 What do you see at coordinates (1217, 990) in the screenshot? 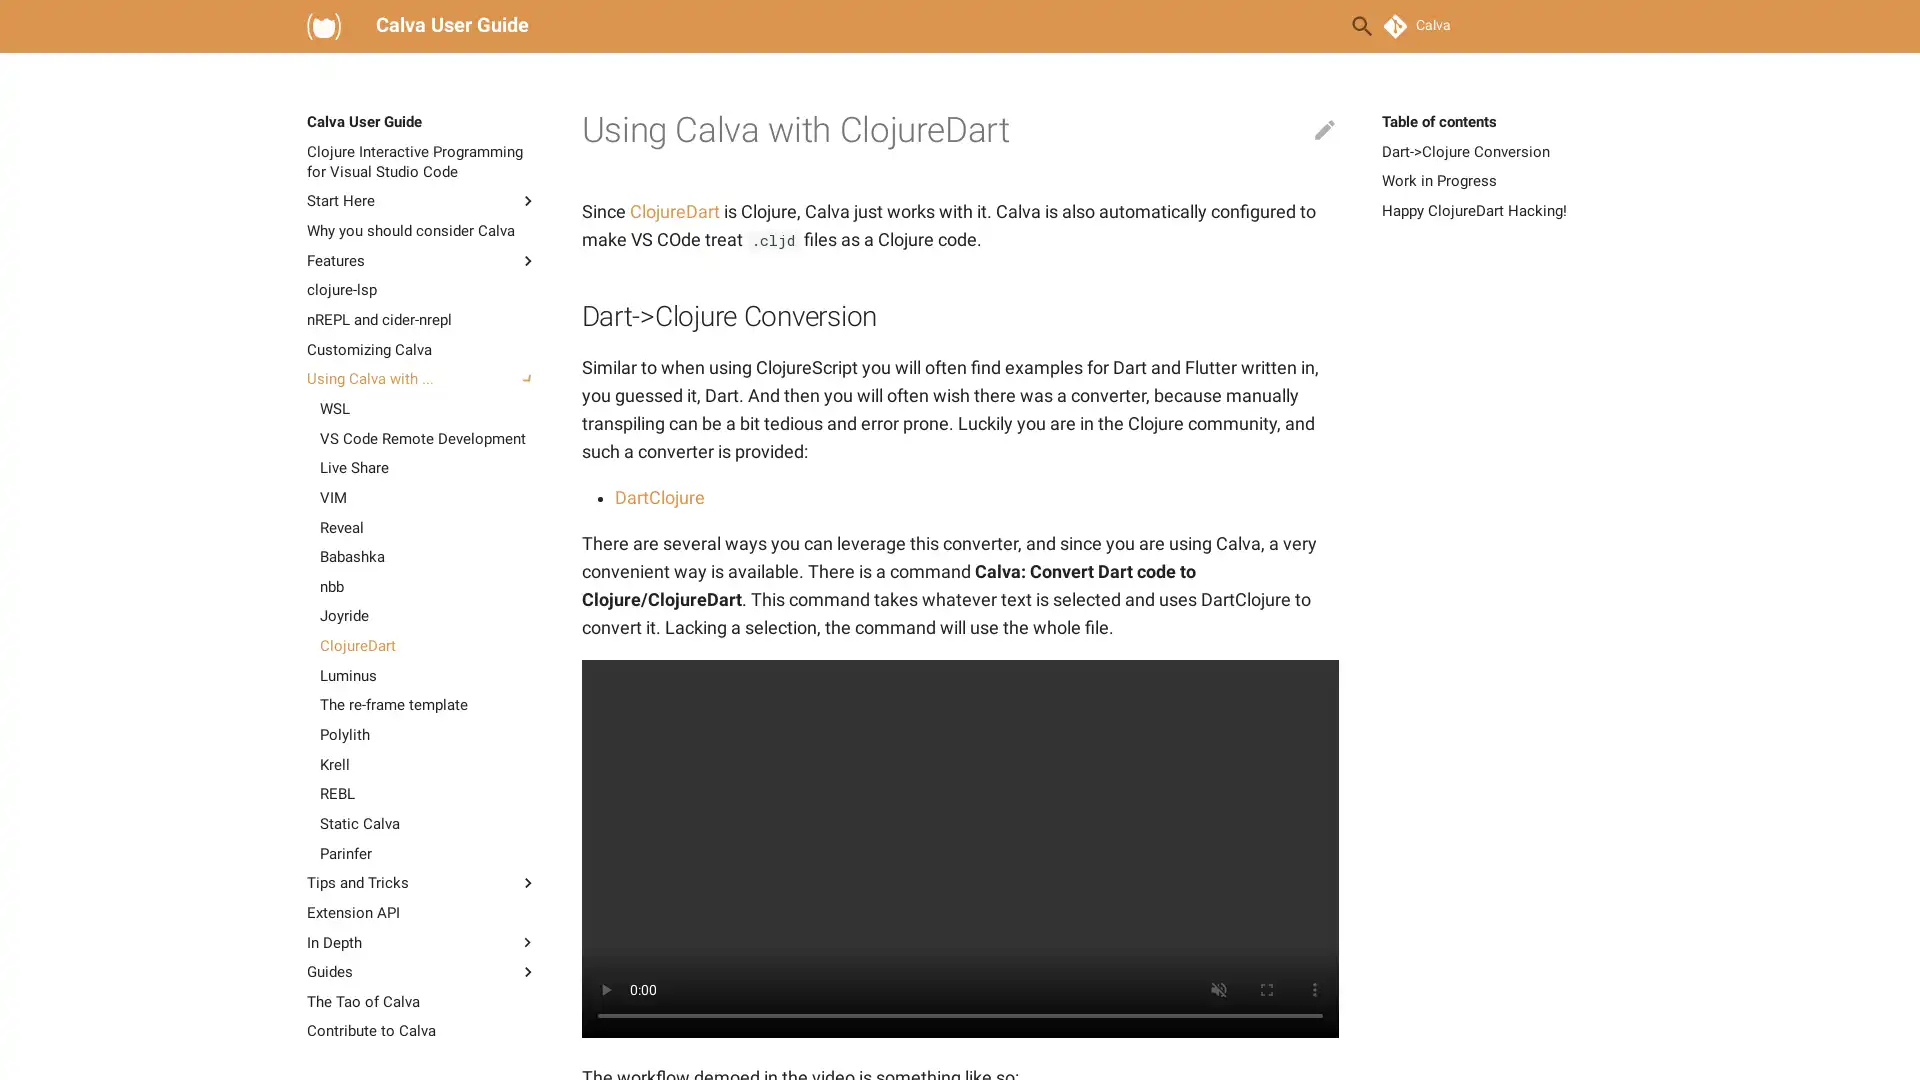
I see `unmute` at bounding box center [1217, 990].